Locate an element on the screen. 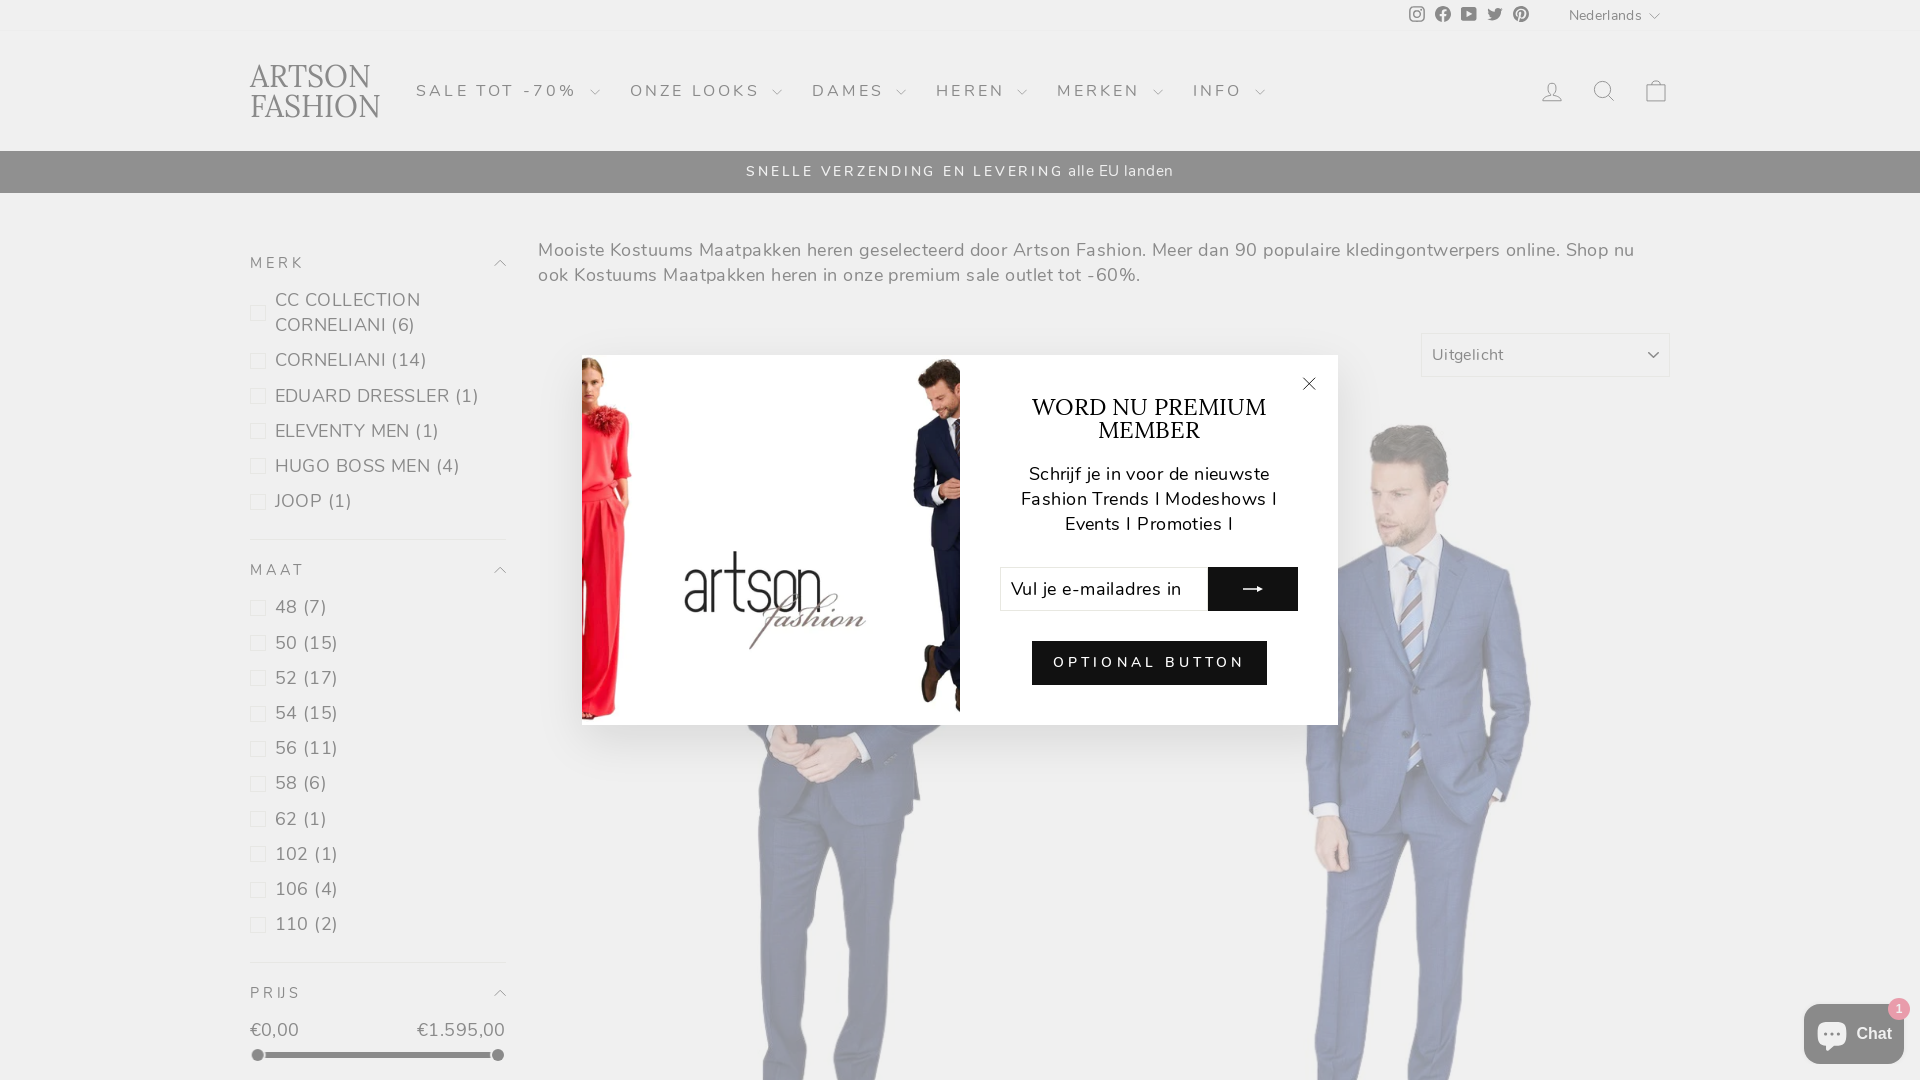 The image size is (1920, 1080). 'MERK' is located at coordinates (248, 261).